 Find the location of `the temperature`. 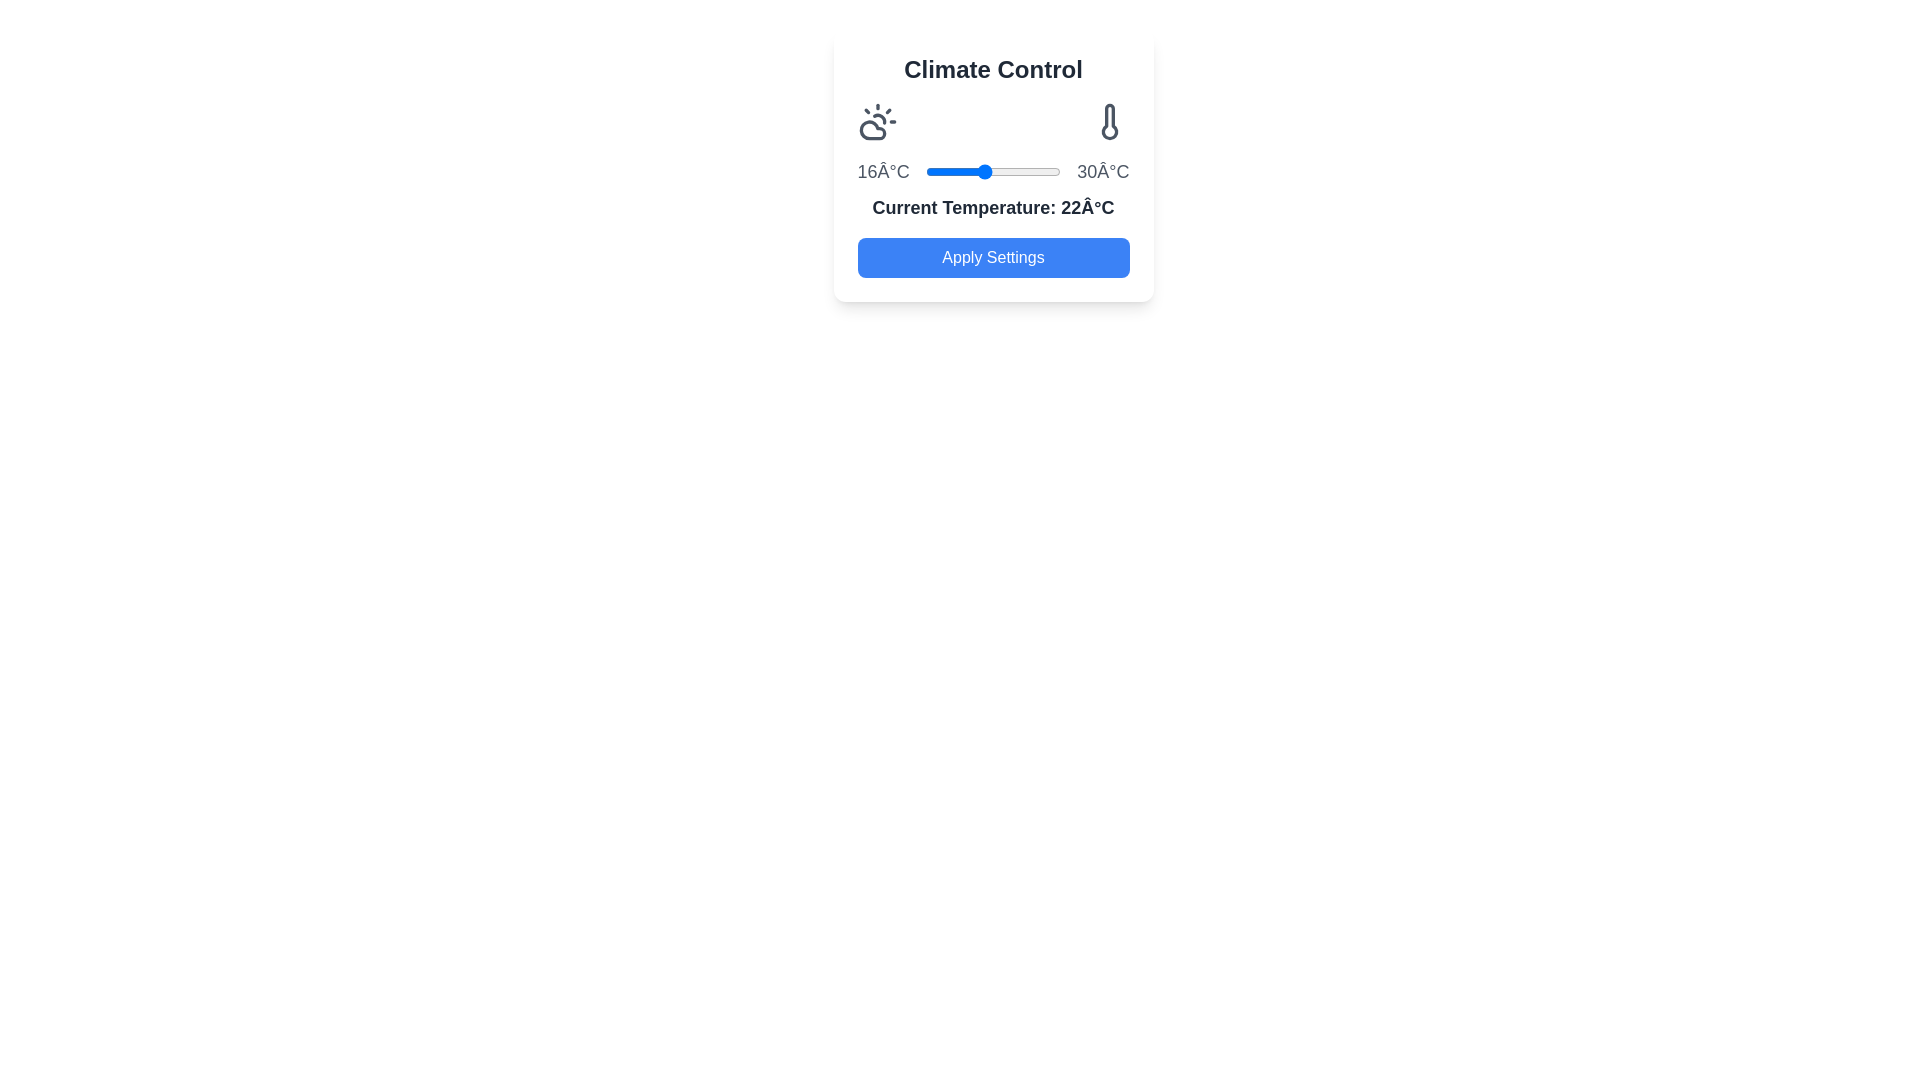

the temperature is located at coordinates (934, 171).